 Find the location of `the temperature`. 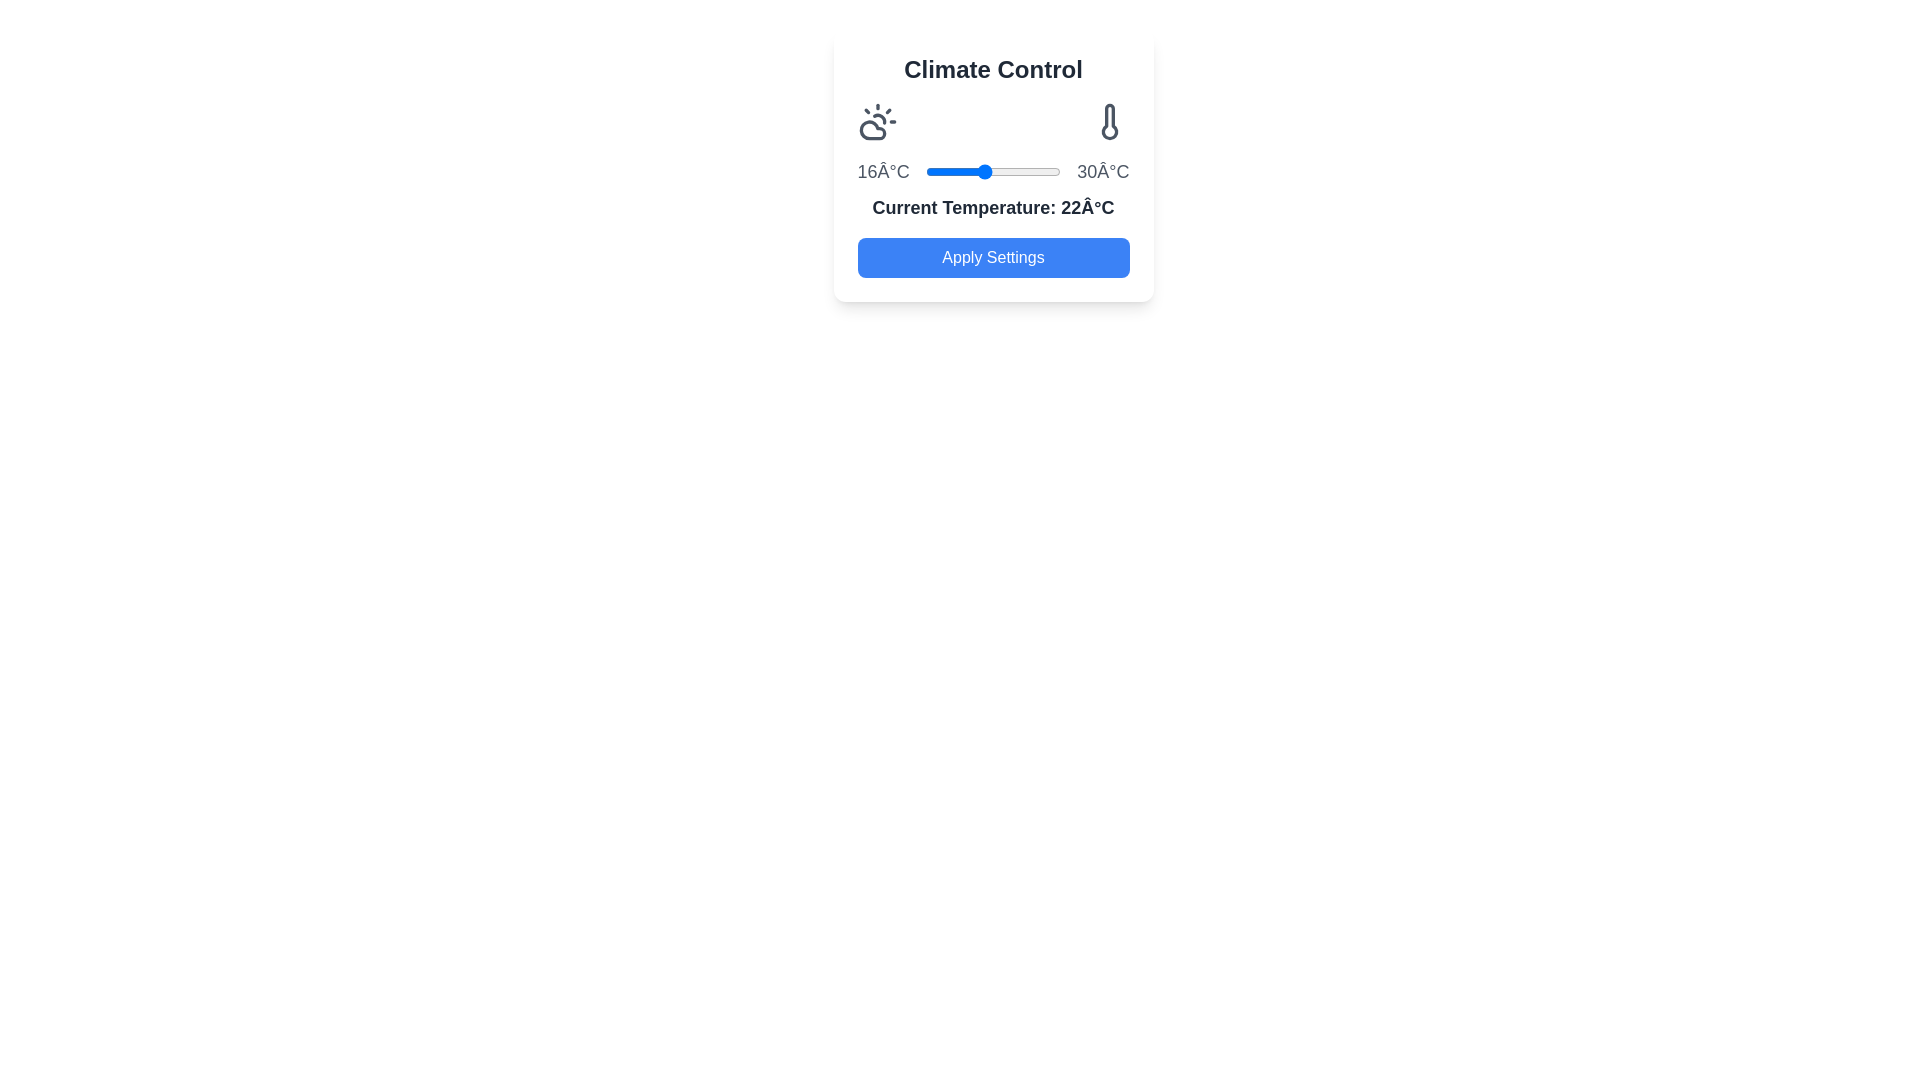

the temperature is located at coordinates (934, 171).